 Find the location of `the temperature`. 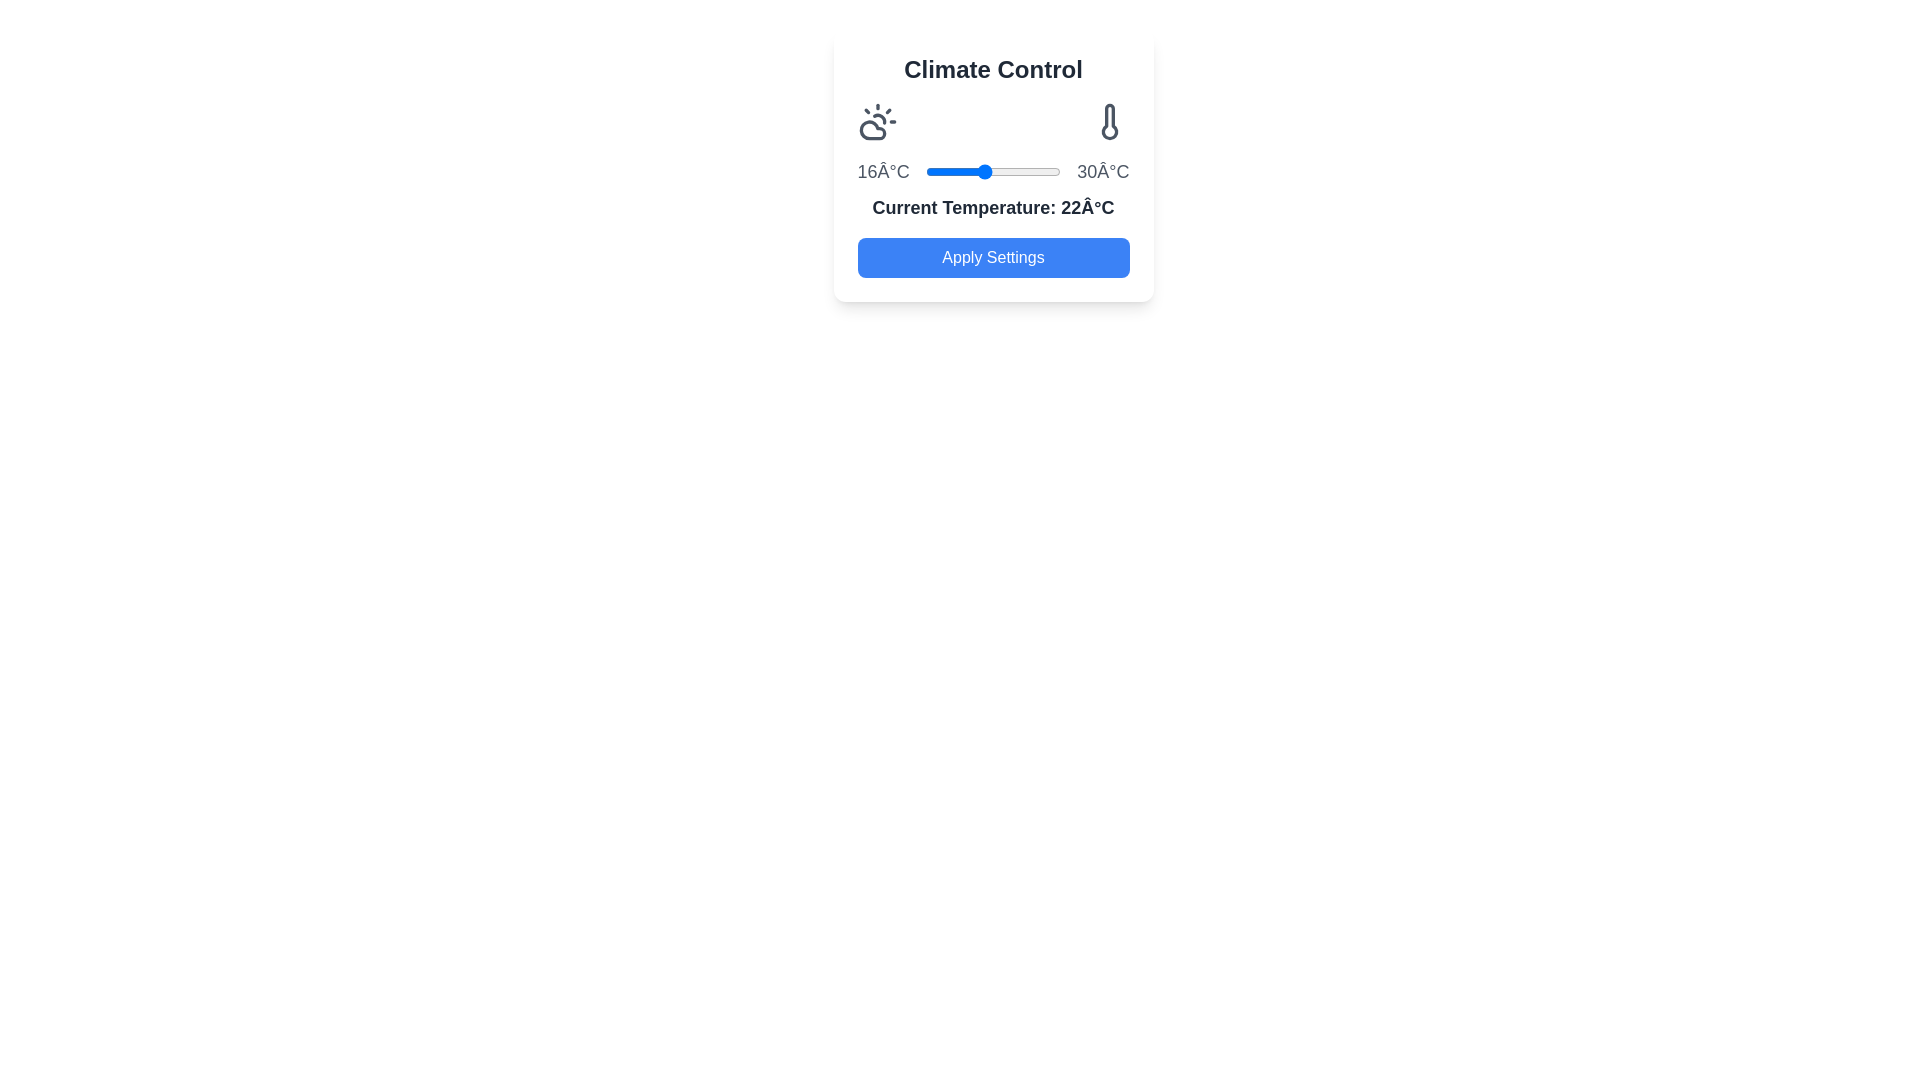

the temperature is located at coordinates (934, 171).